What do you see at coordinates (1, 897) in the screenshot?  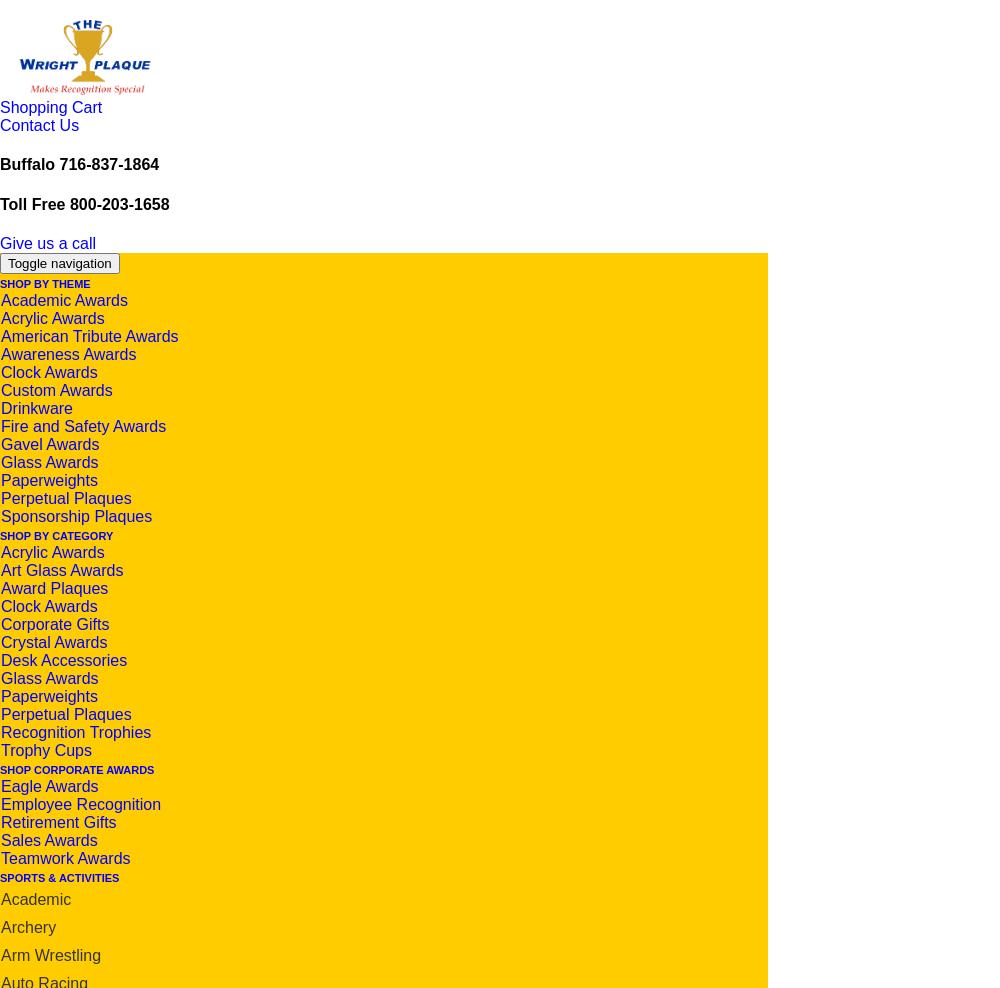 I see `'Academic'` at bounding box center [1, 897].